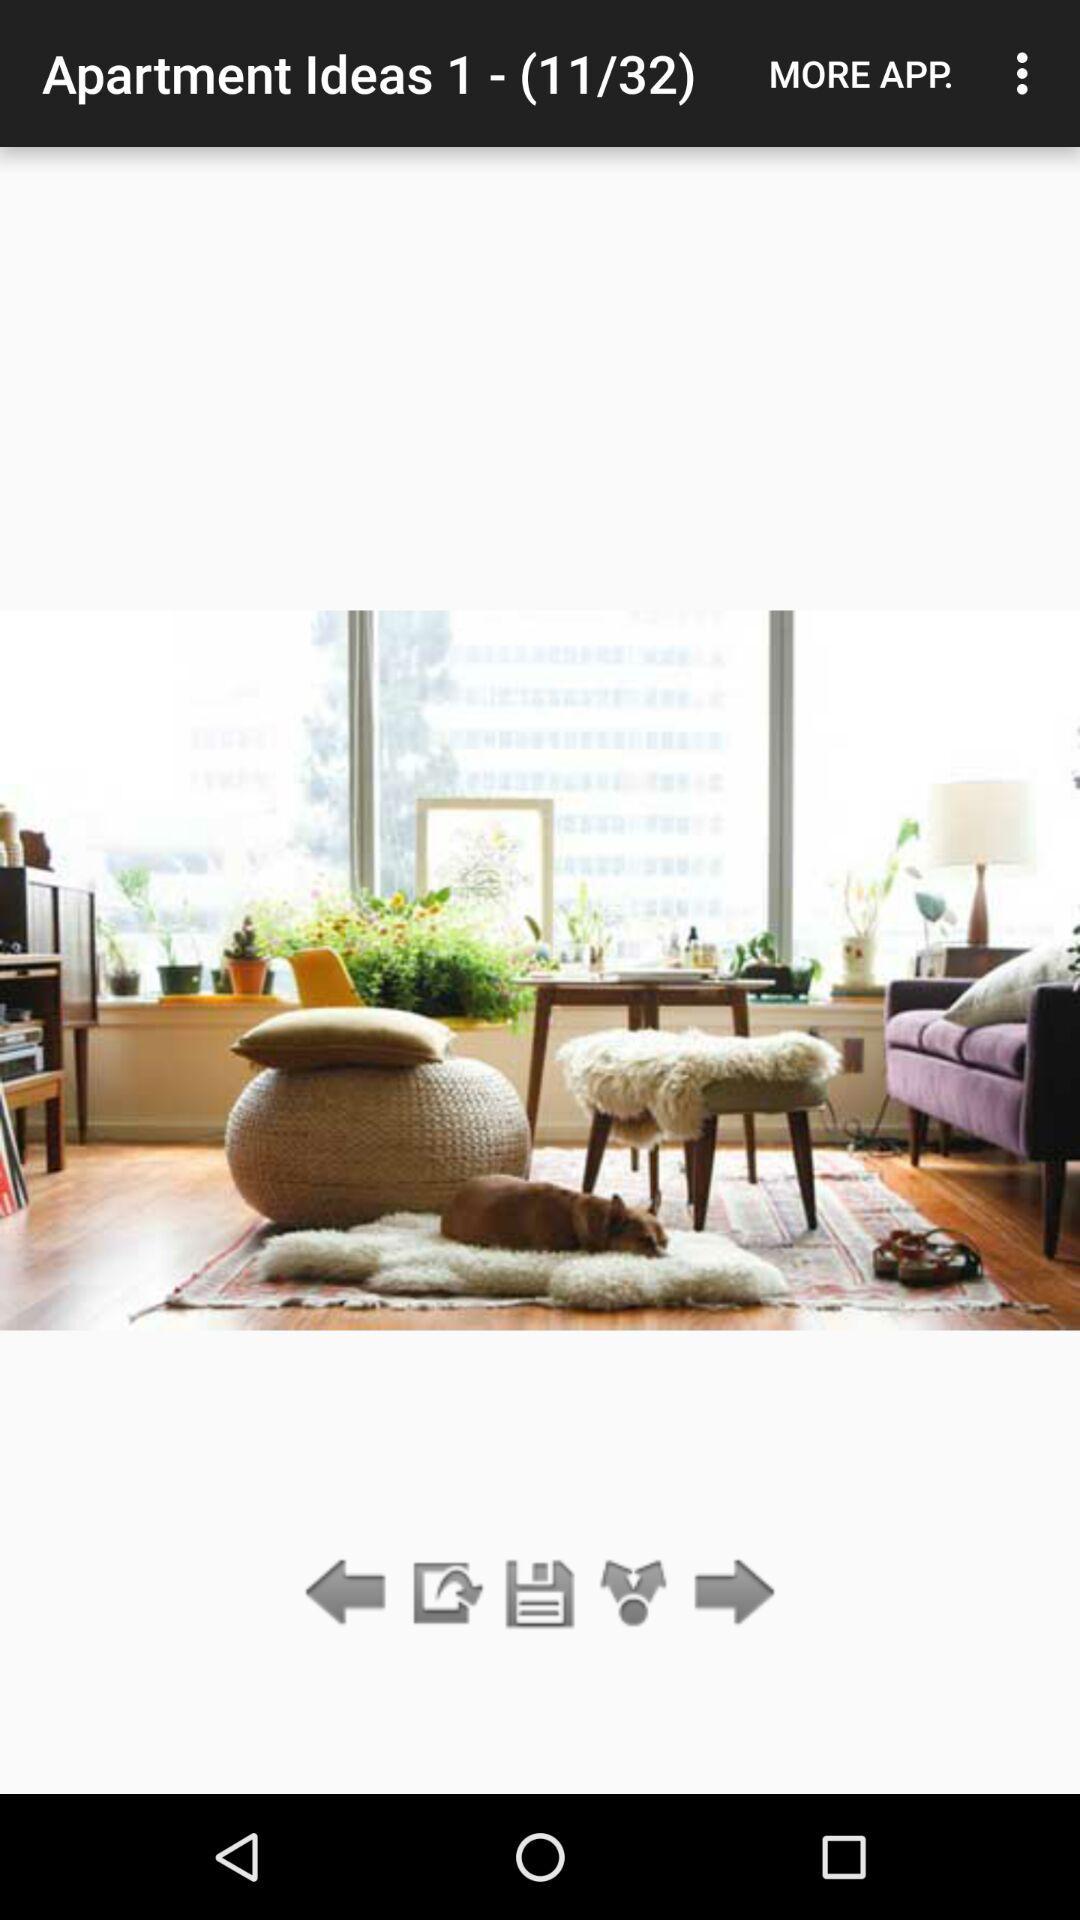 The width and height of the screenshot is (1080, 1920). I want to click on the save icon, so click(540, 1593).